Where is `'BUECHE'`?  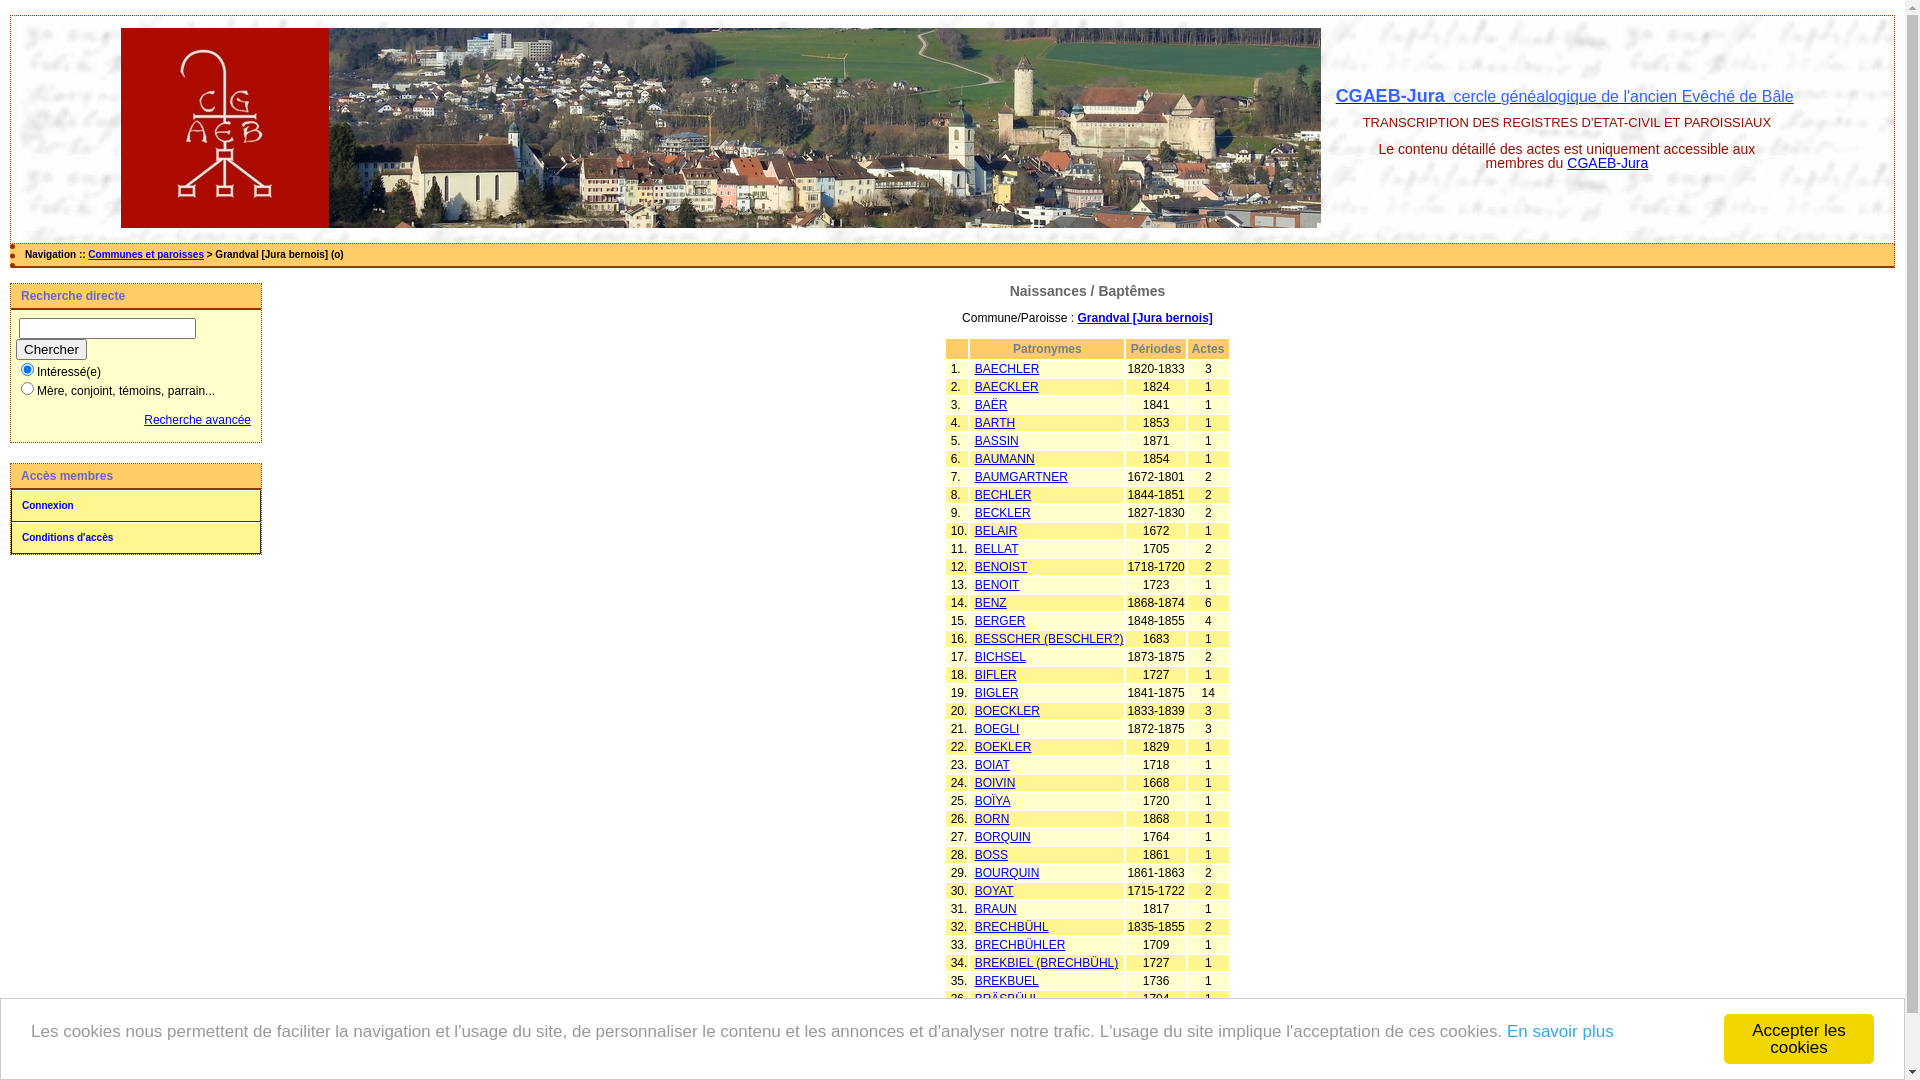 'BUECHE' is located at coordinates (999, 1017).